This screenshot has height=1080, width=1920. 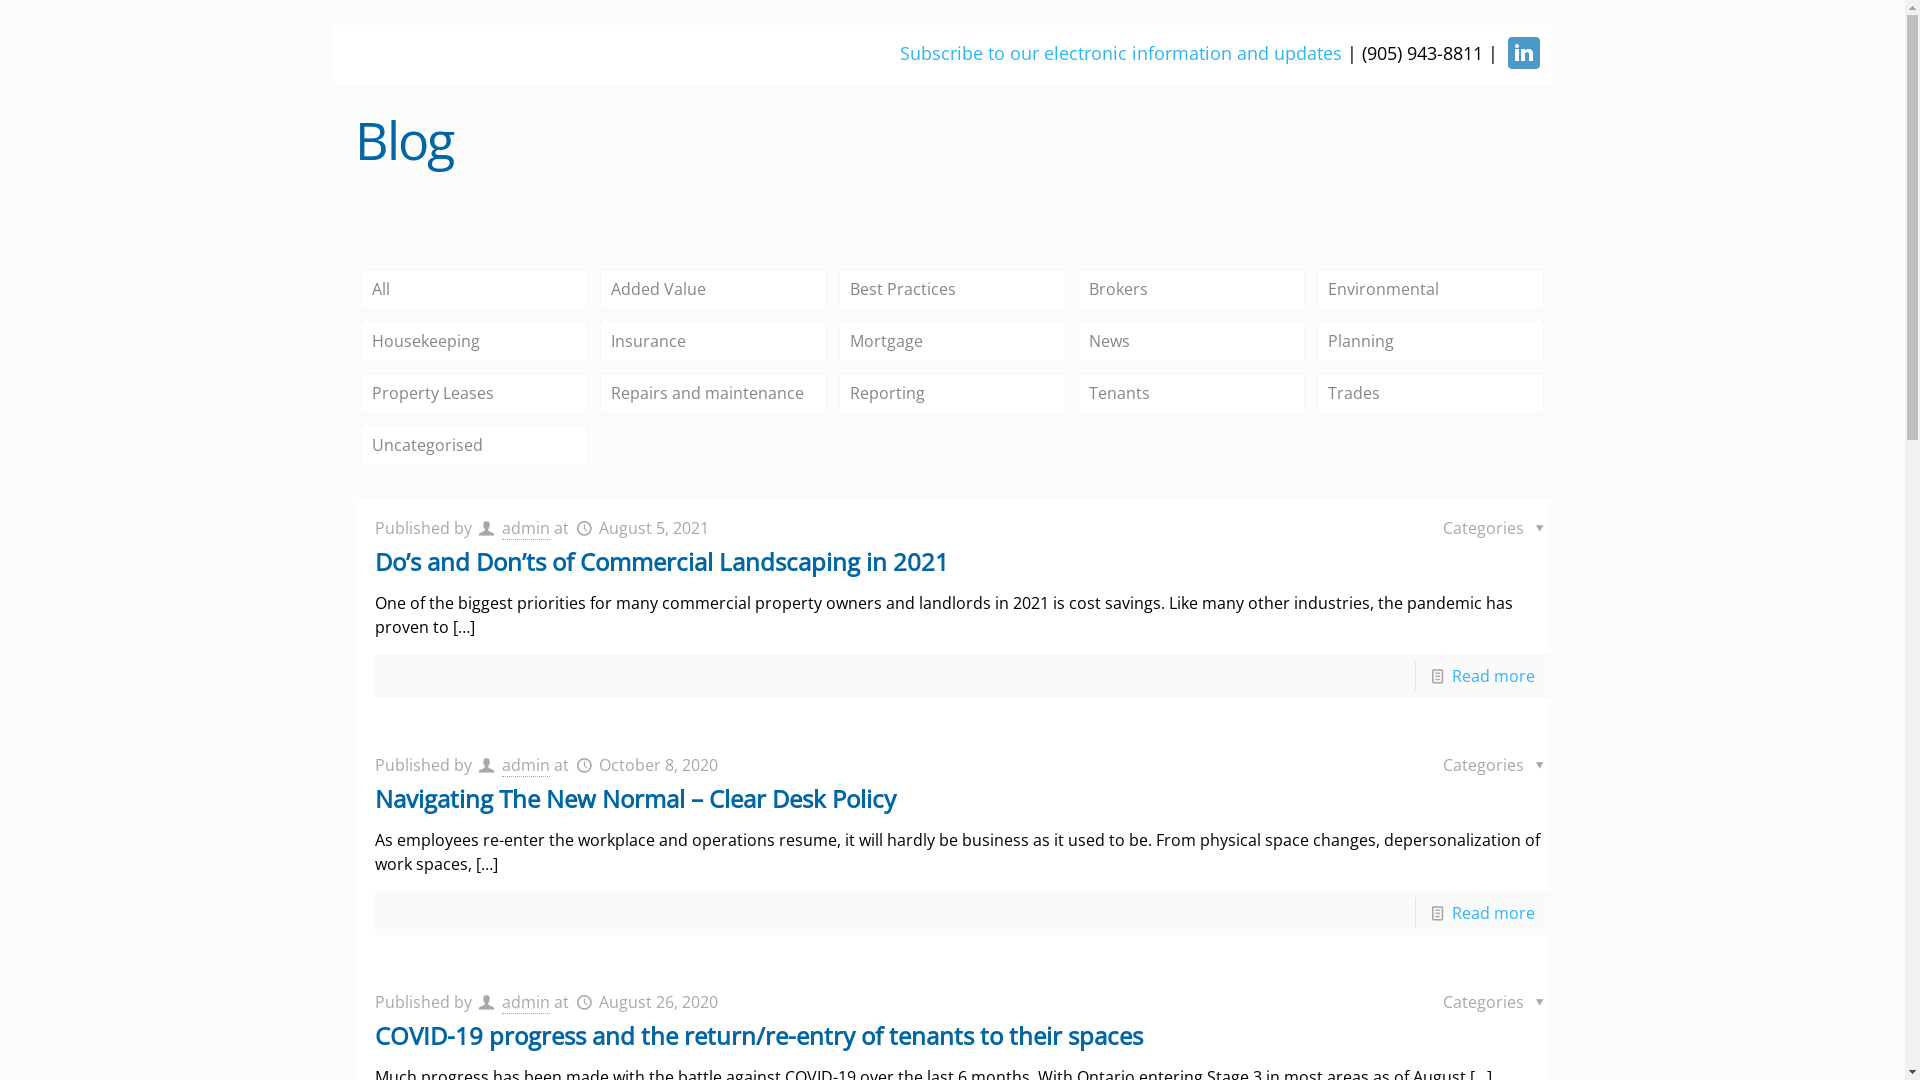 What do you see at coordinates (839, 339) in the screenshot?
I see `'Mortgage'` at bounding box center [839, 339].